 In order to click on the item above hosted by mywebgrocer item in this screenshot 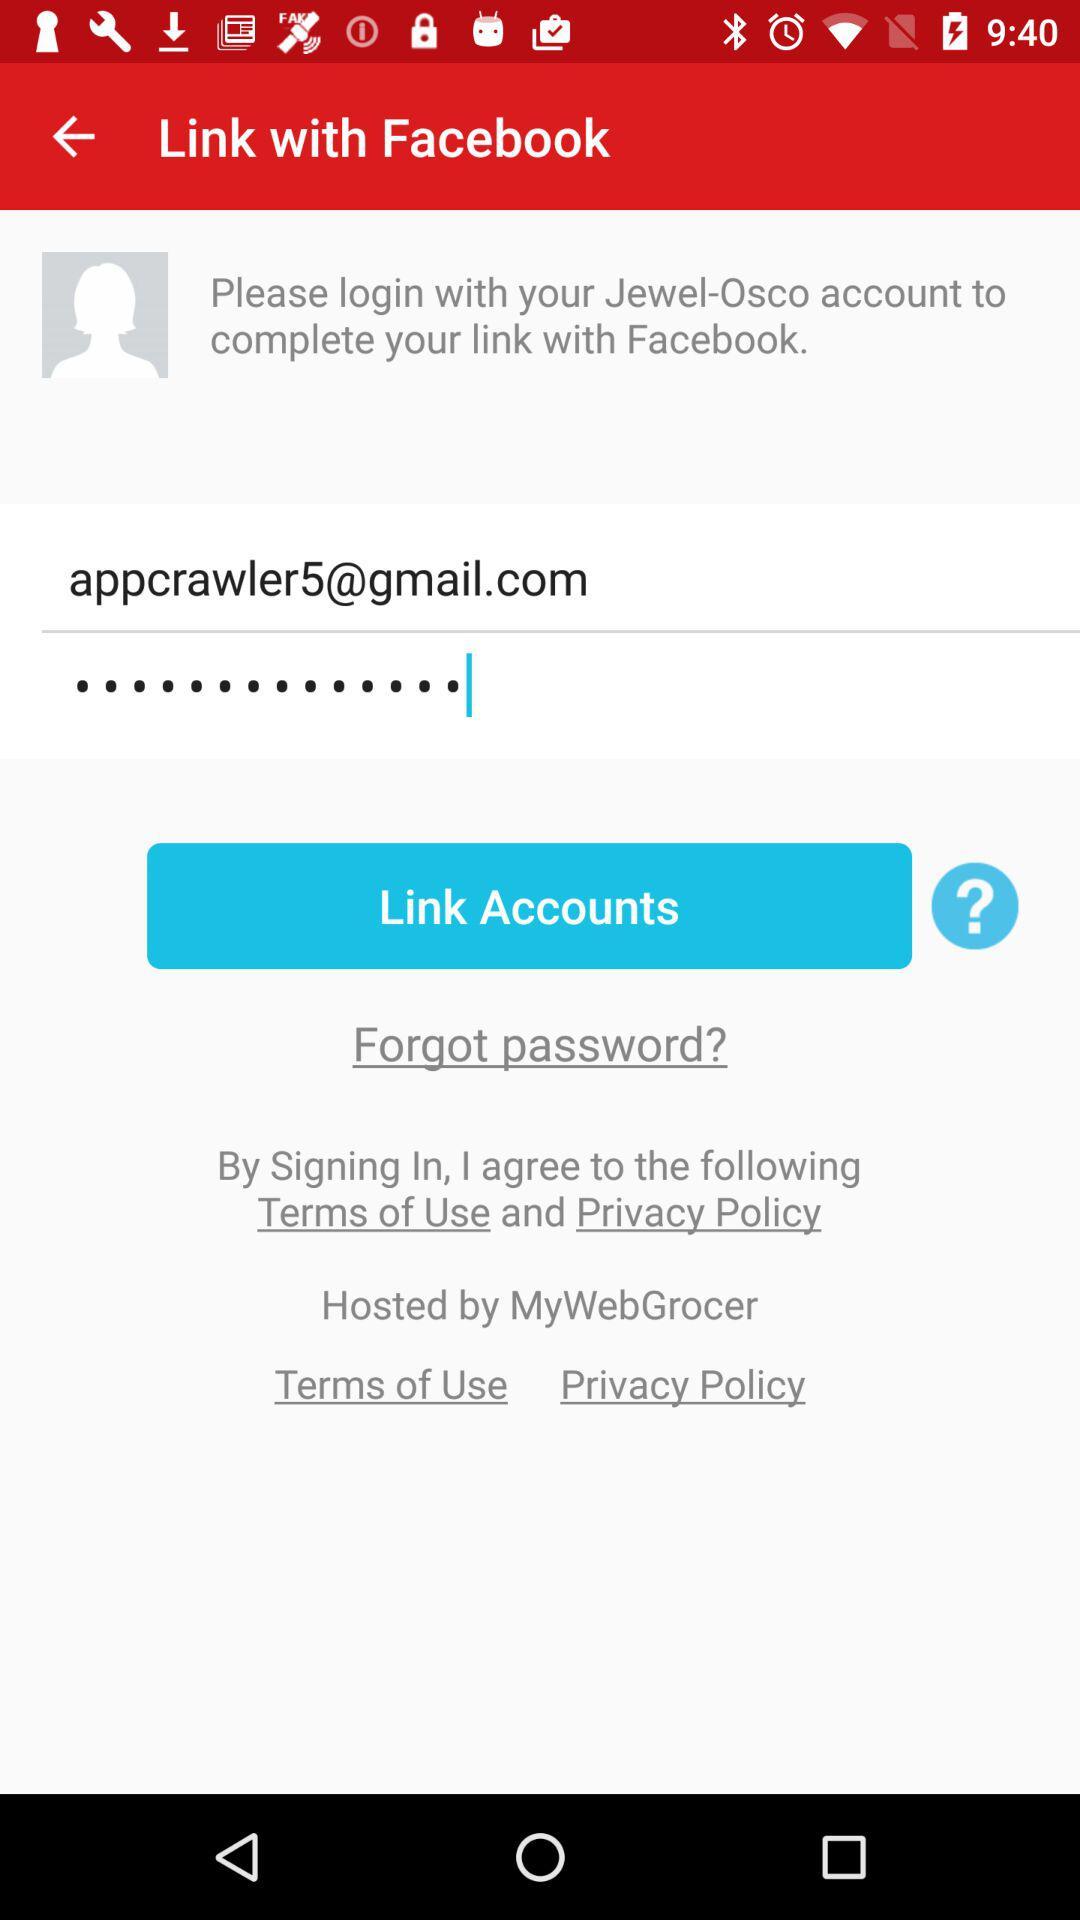, I will do `click(538, 1187)`.